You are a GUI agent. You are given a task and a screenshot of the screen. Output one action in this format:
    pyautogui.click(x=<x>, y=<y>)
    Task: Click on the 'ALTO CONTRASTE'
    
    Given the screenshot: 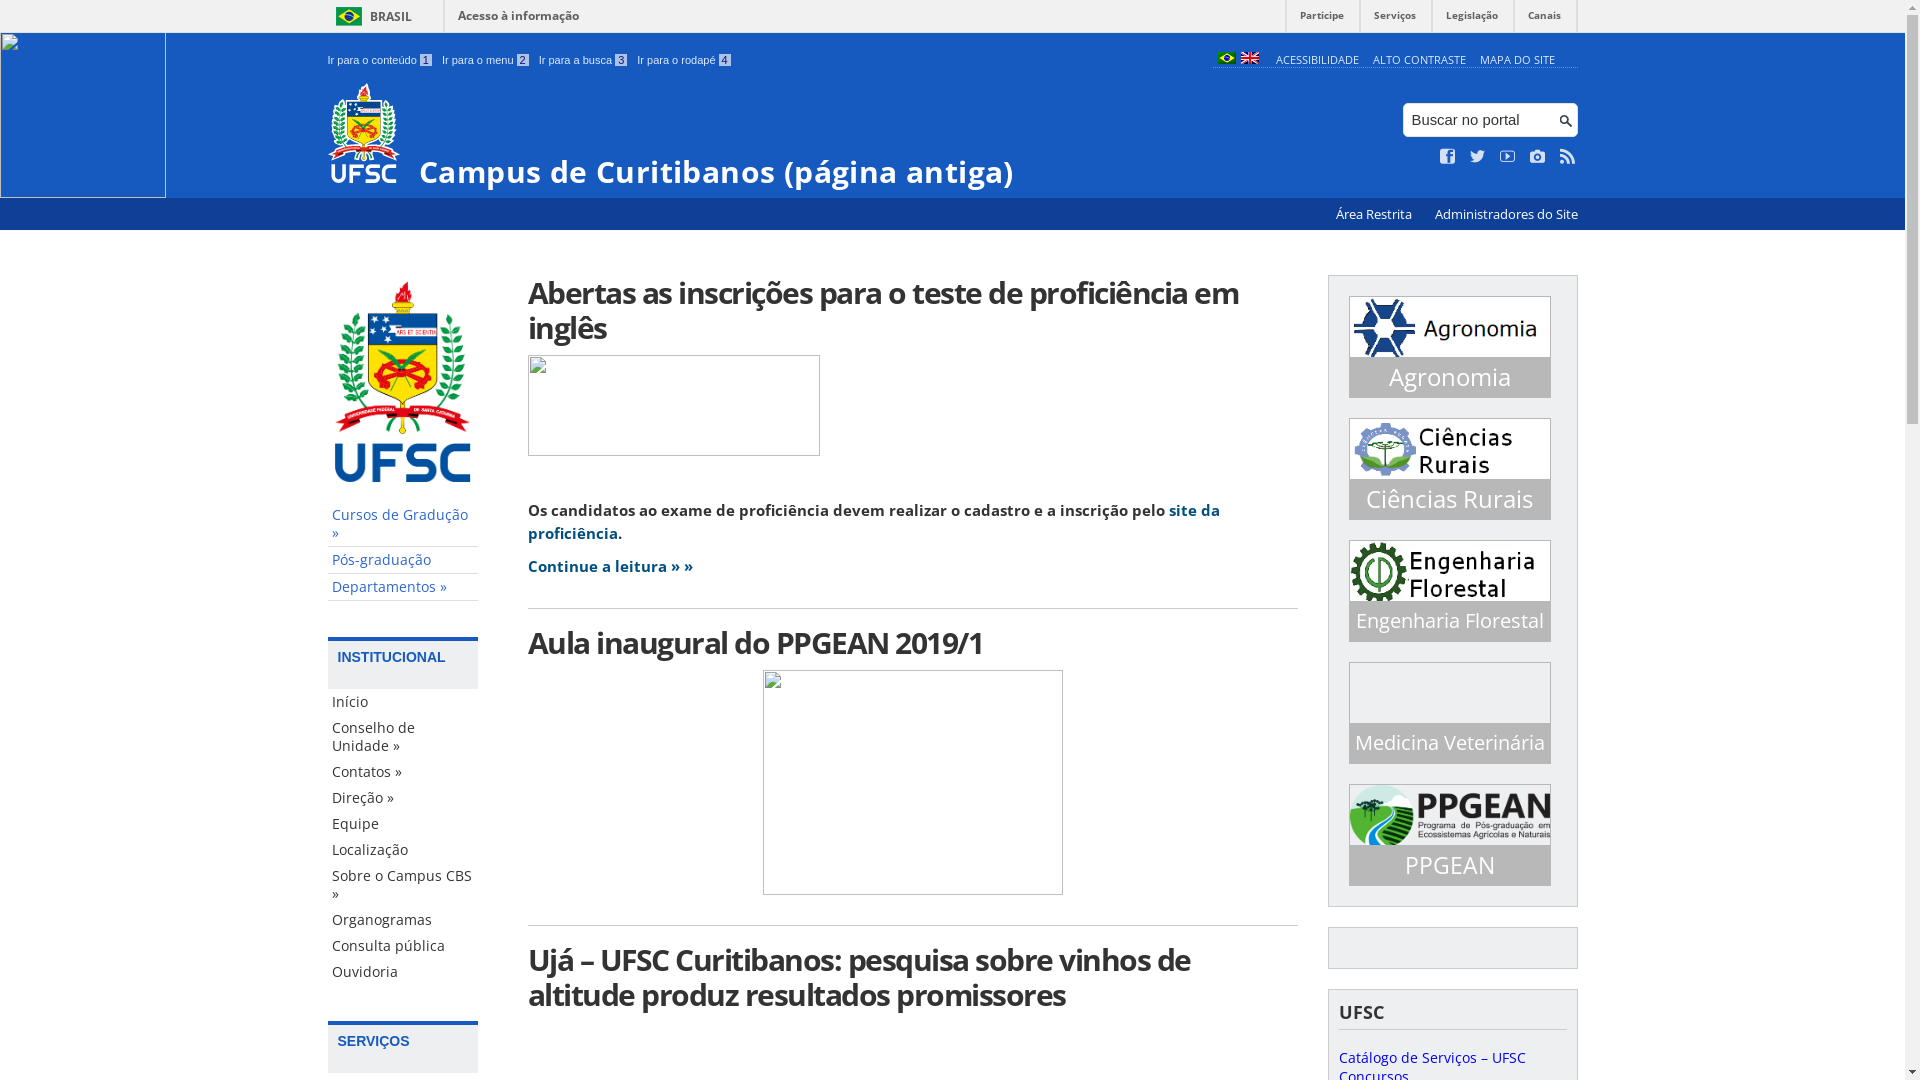 What is the action you would take?
    pyautogui.click(x=1418, y=58)
    